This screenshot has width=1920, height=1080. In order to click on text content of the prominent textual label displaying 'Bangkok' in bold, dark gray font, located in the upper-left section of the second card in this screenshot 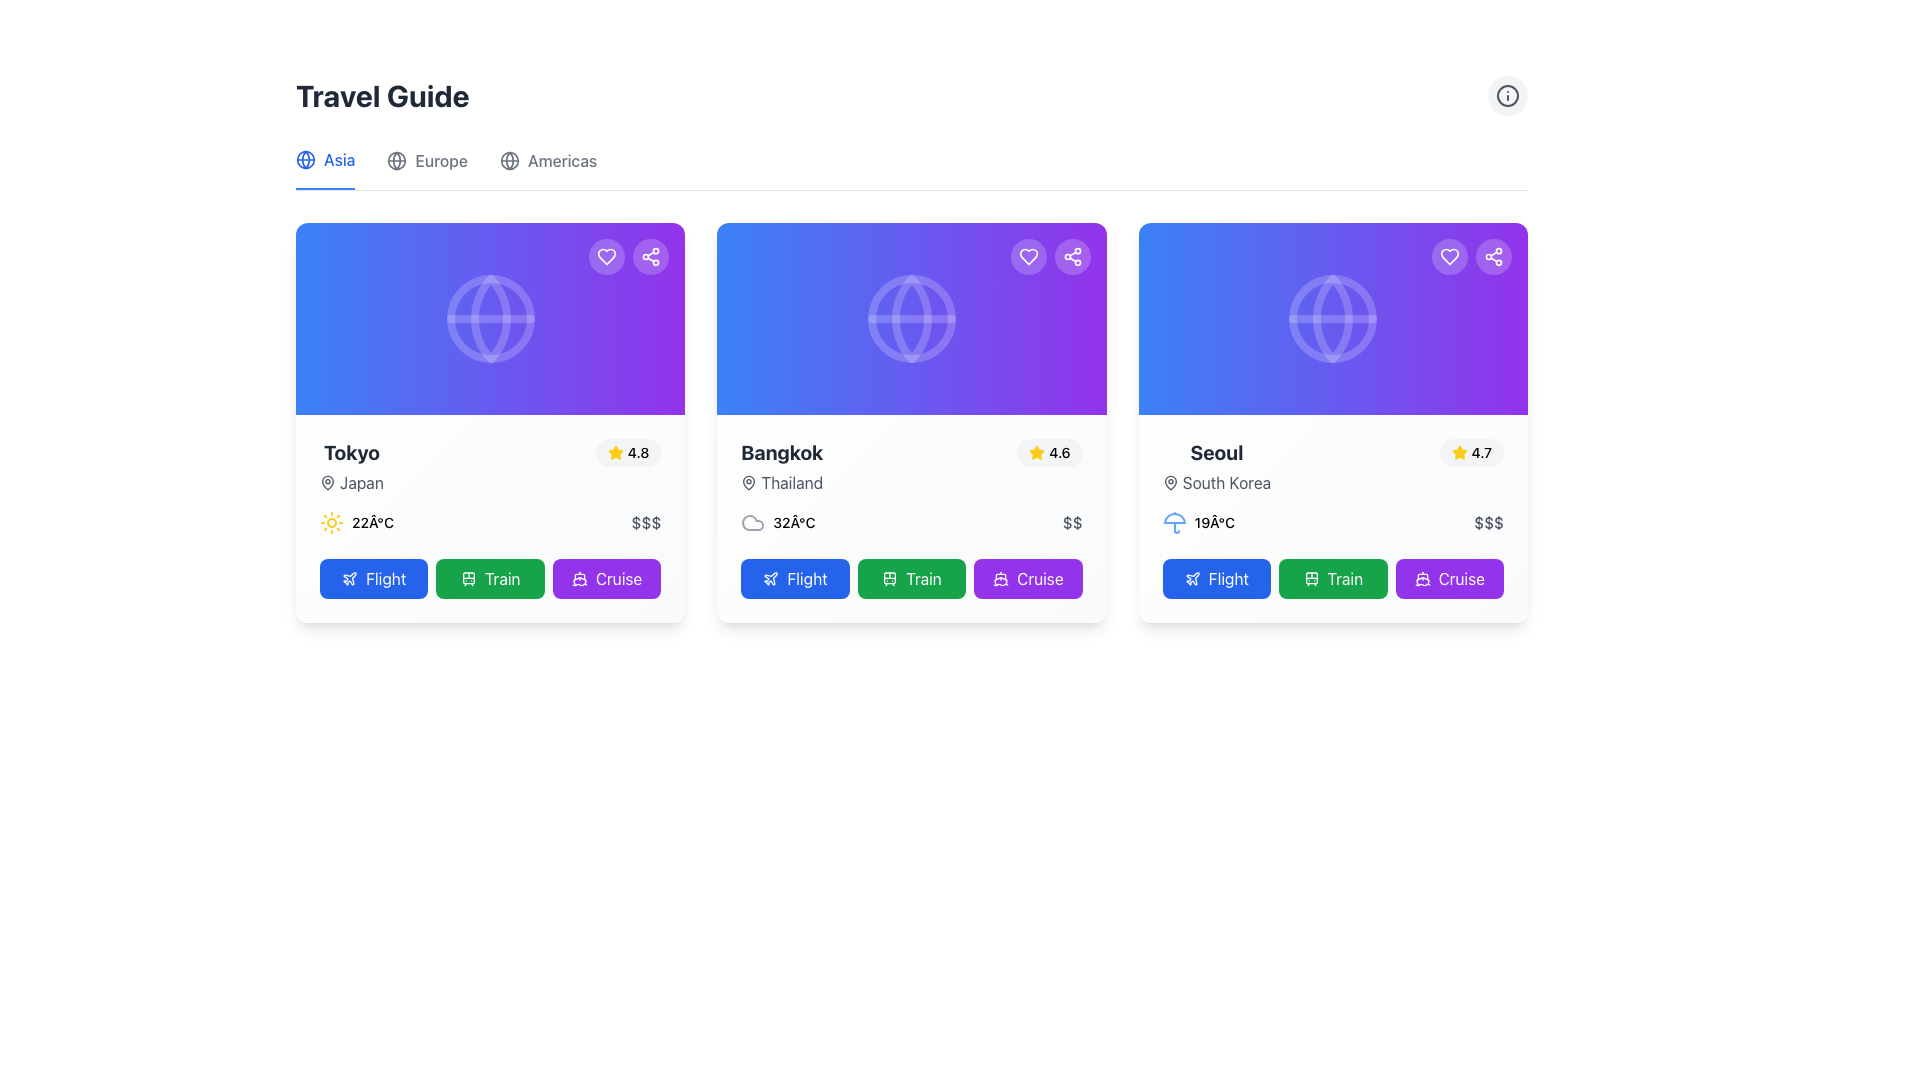, I will do `click(781, 452)`.